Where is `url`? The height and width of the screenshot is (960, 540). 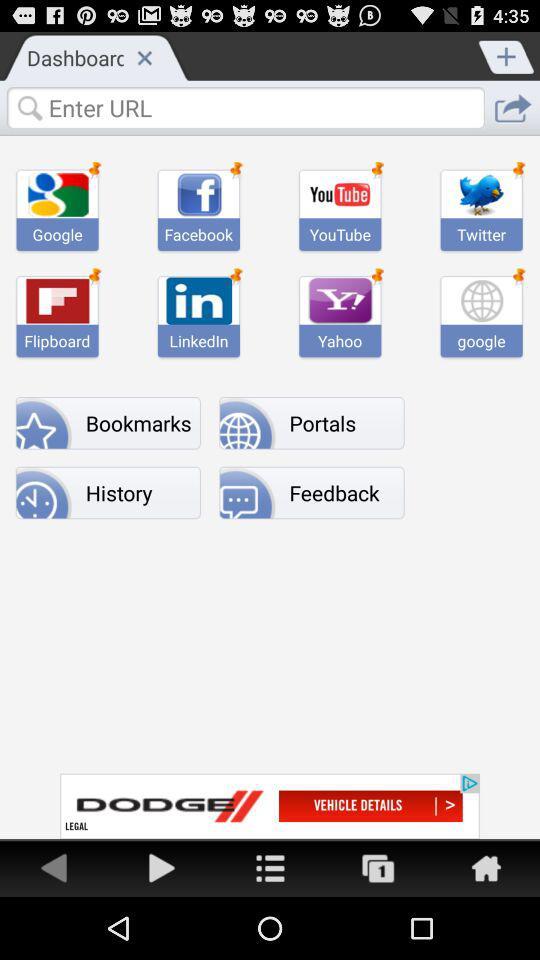
url is located at coordinates (245, 107).